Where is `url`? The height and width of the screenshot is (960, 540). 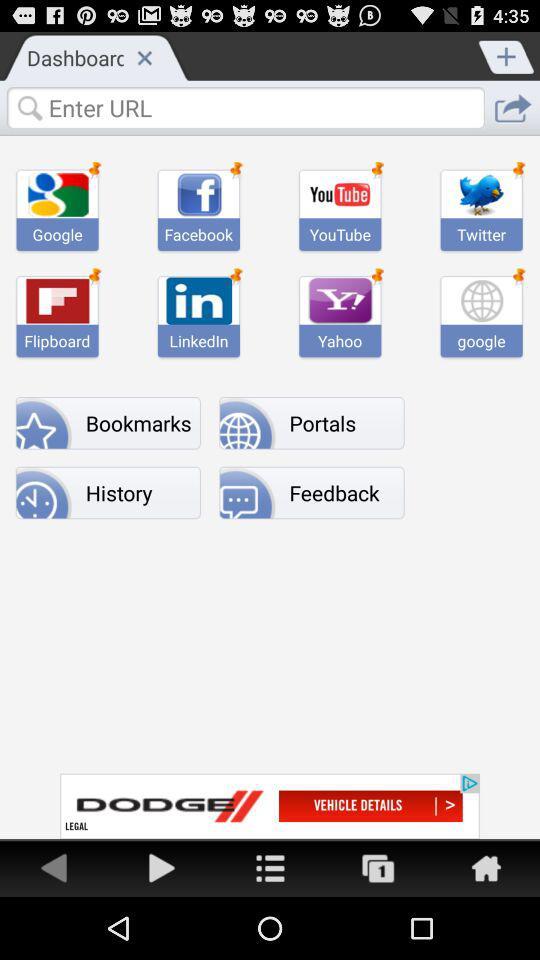
url is located at coordinates (245, 107).